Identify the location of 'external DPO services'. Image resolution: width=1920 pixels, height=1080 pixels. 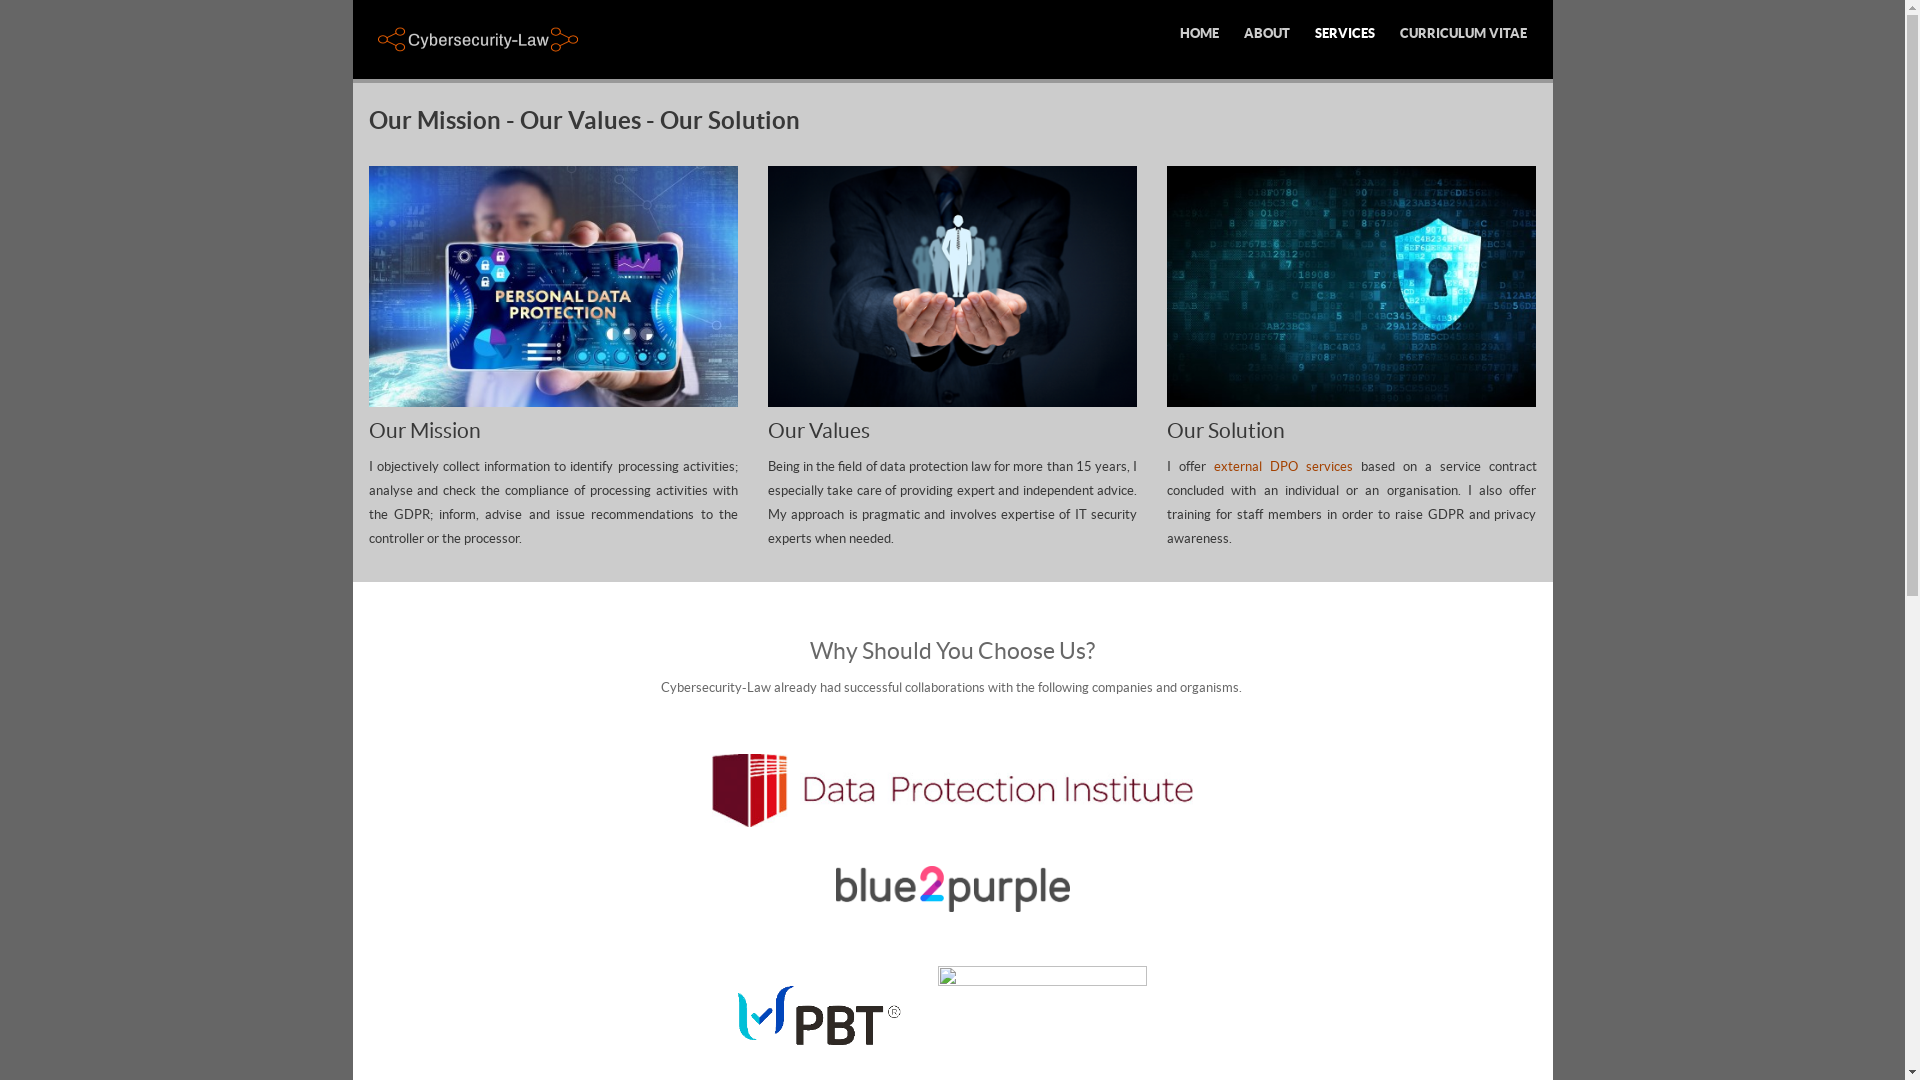
(1283, 466).